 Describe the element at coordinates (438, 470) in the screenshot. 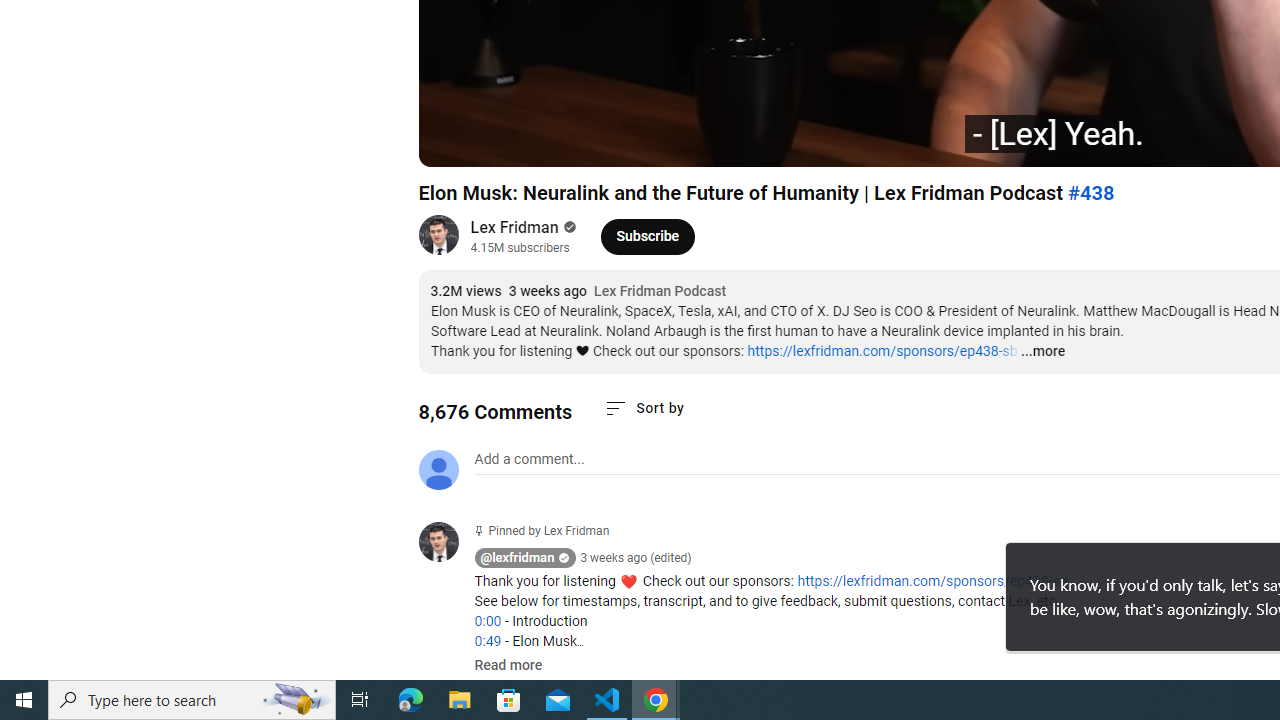

I see `'Default profile photo'` at that location.